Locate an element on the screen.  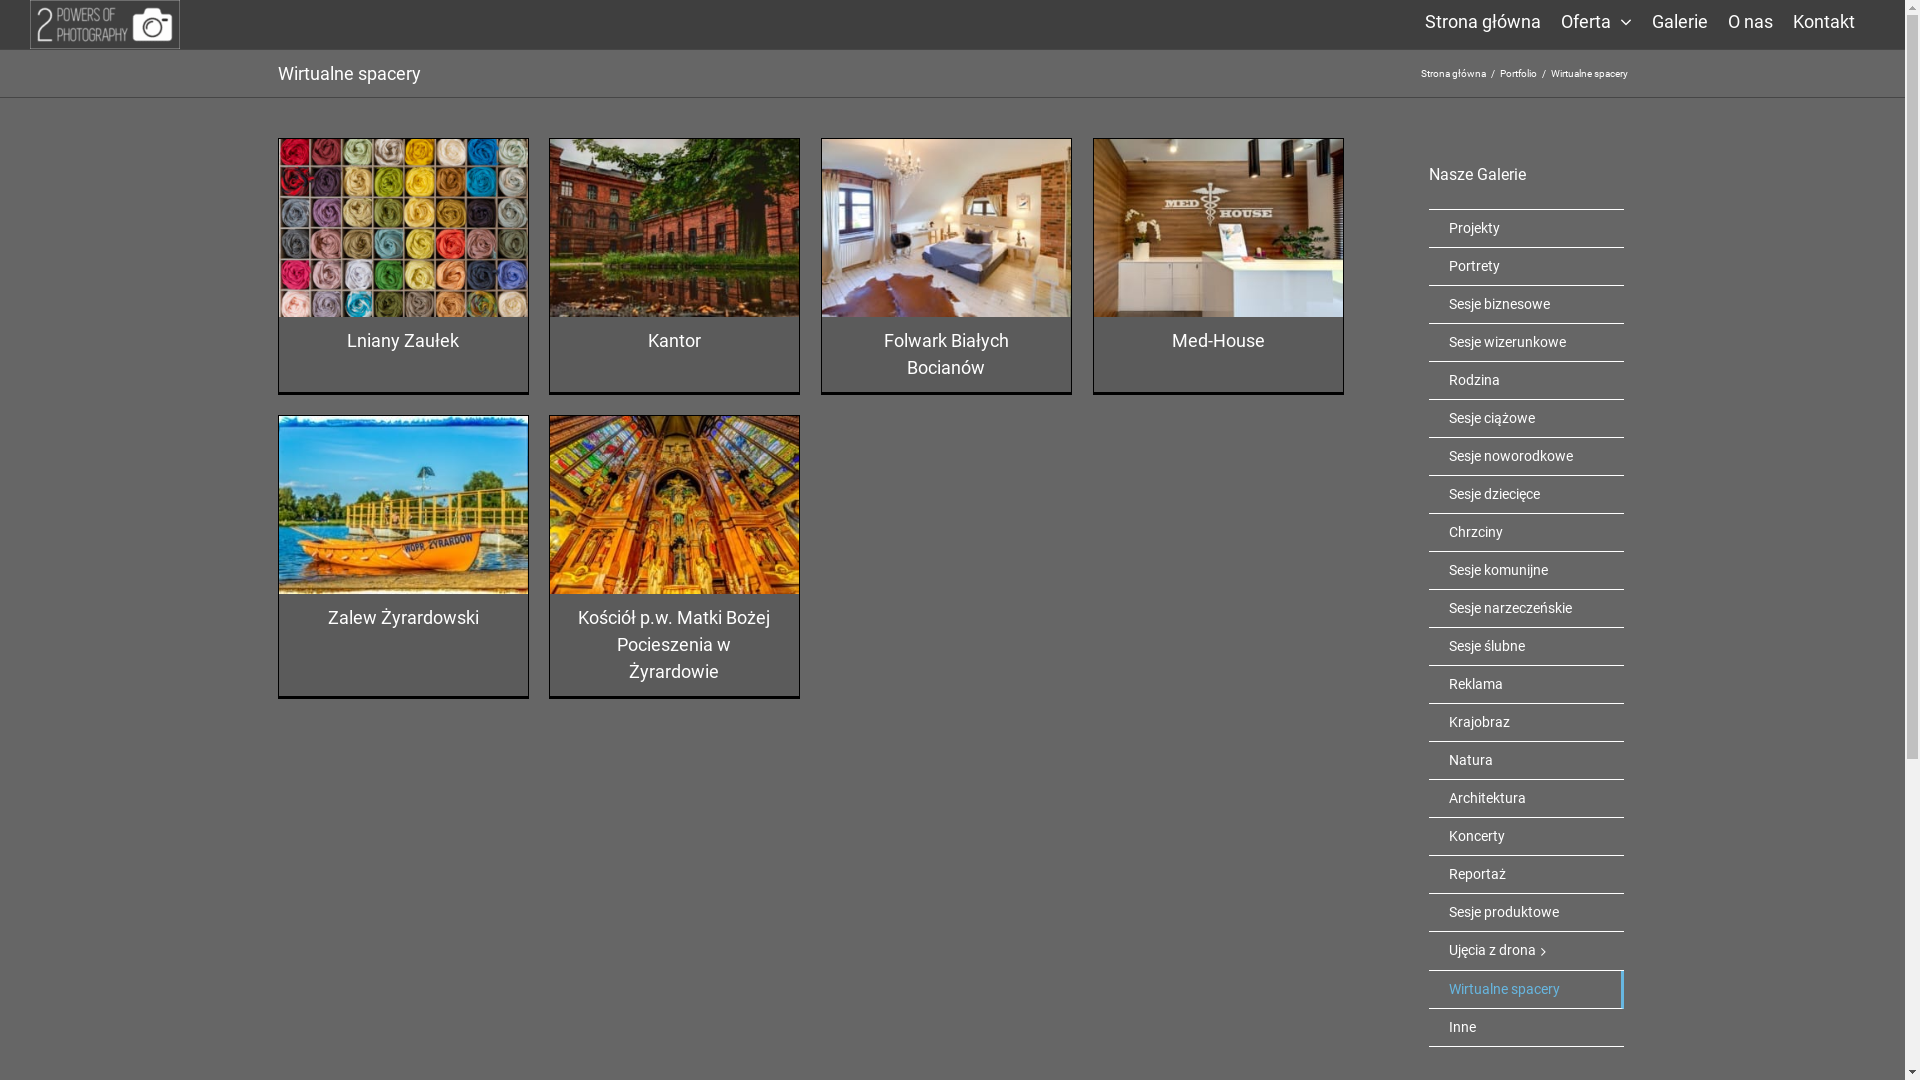
'Sesje produktowe' is located at coordinates (1525, 913).